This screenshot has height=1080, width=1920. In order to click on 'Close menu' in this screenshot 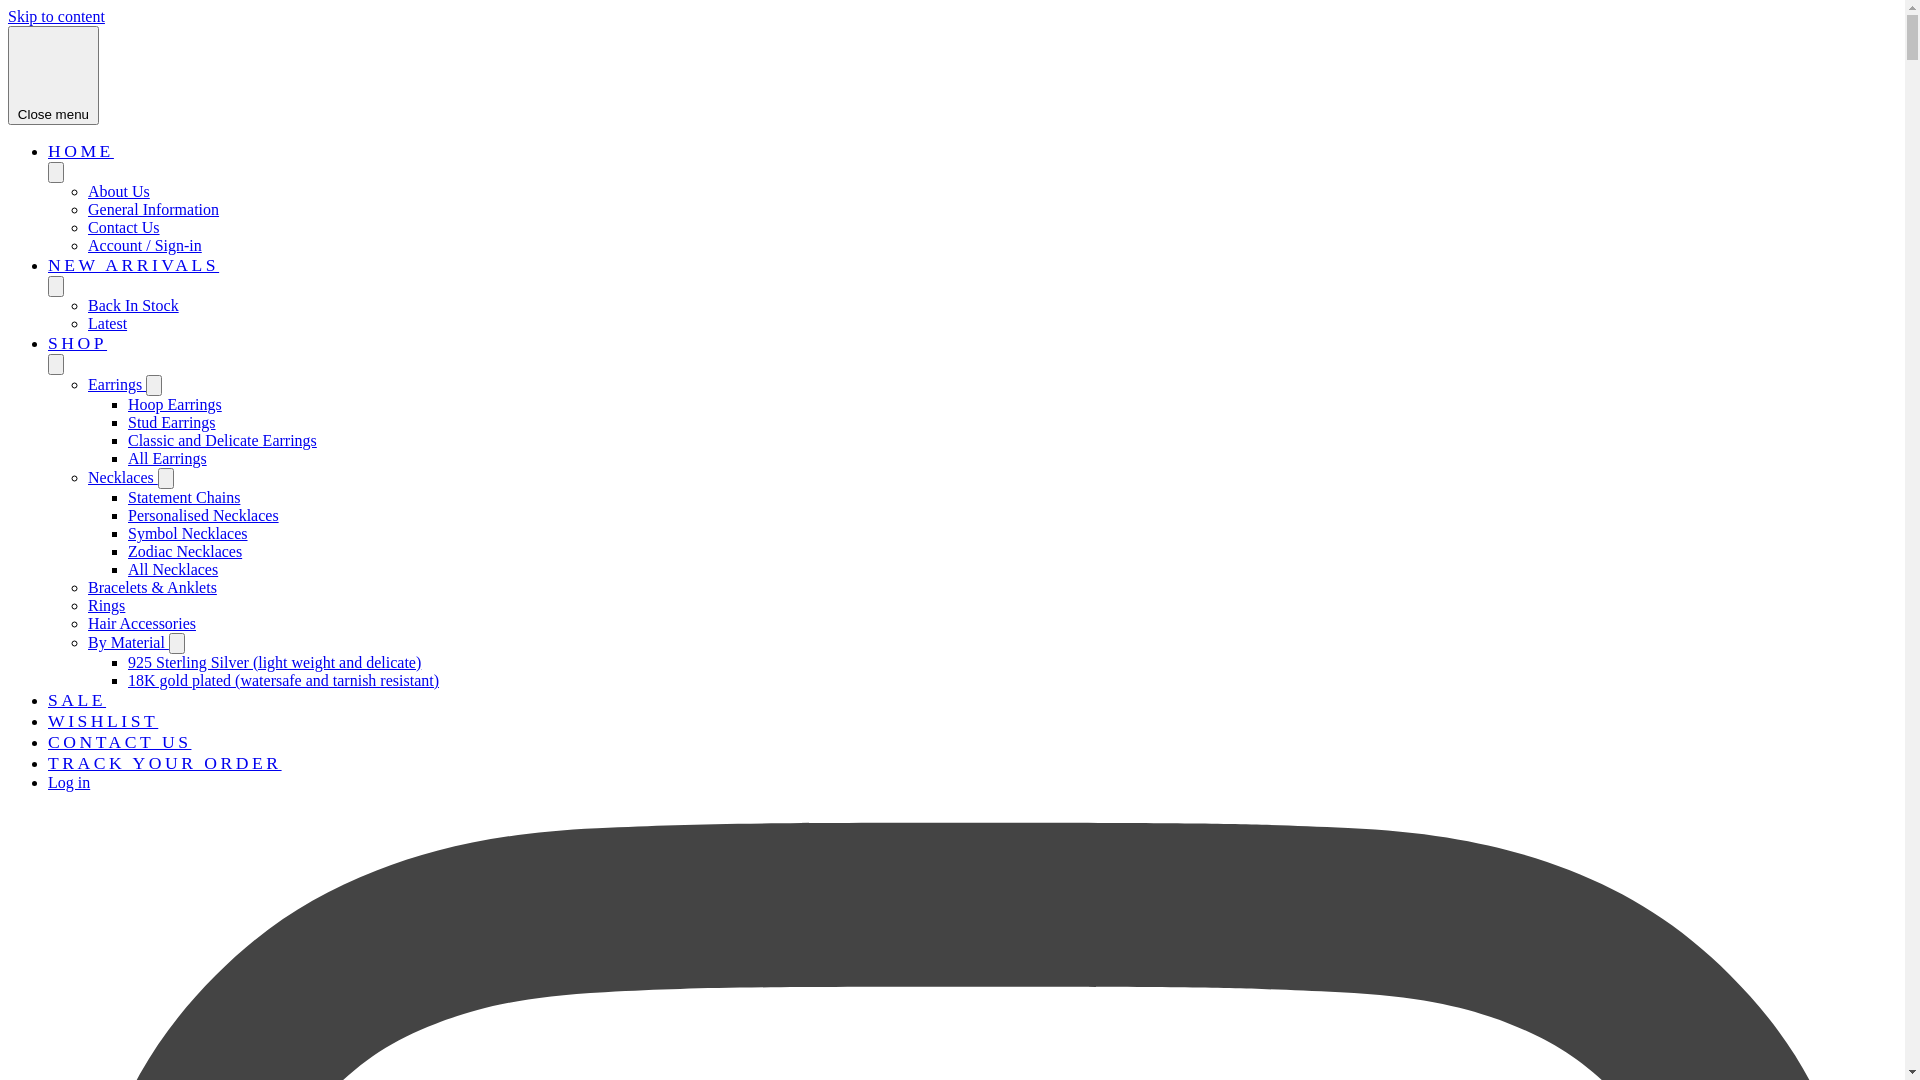, I will do `click(53, 74)`.